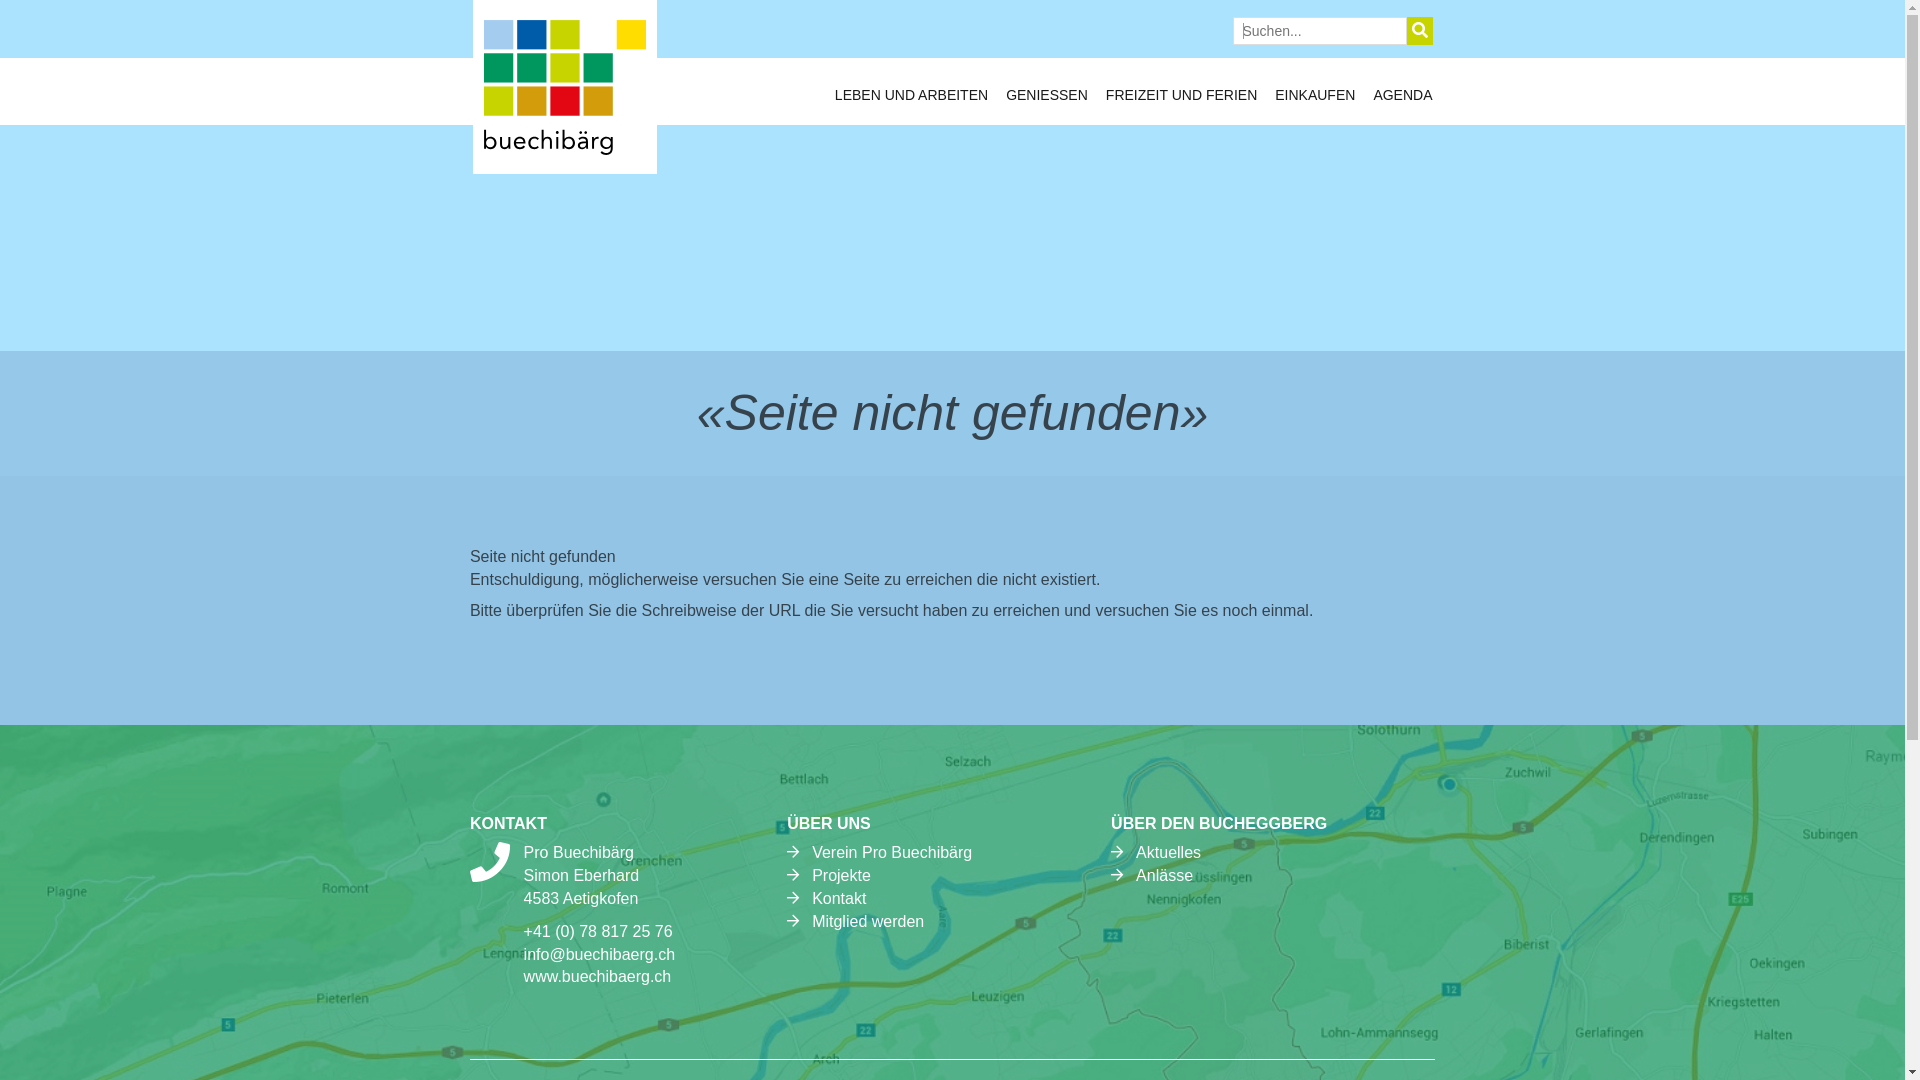 This screenshot has height=1080, width=1920. What do you see at coordinates (1401, 100) in the screenshot?
I see `'AGENDA'` at bounding box center [1401, 100].